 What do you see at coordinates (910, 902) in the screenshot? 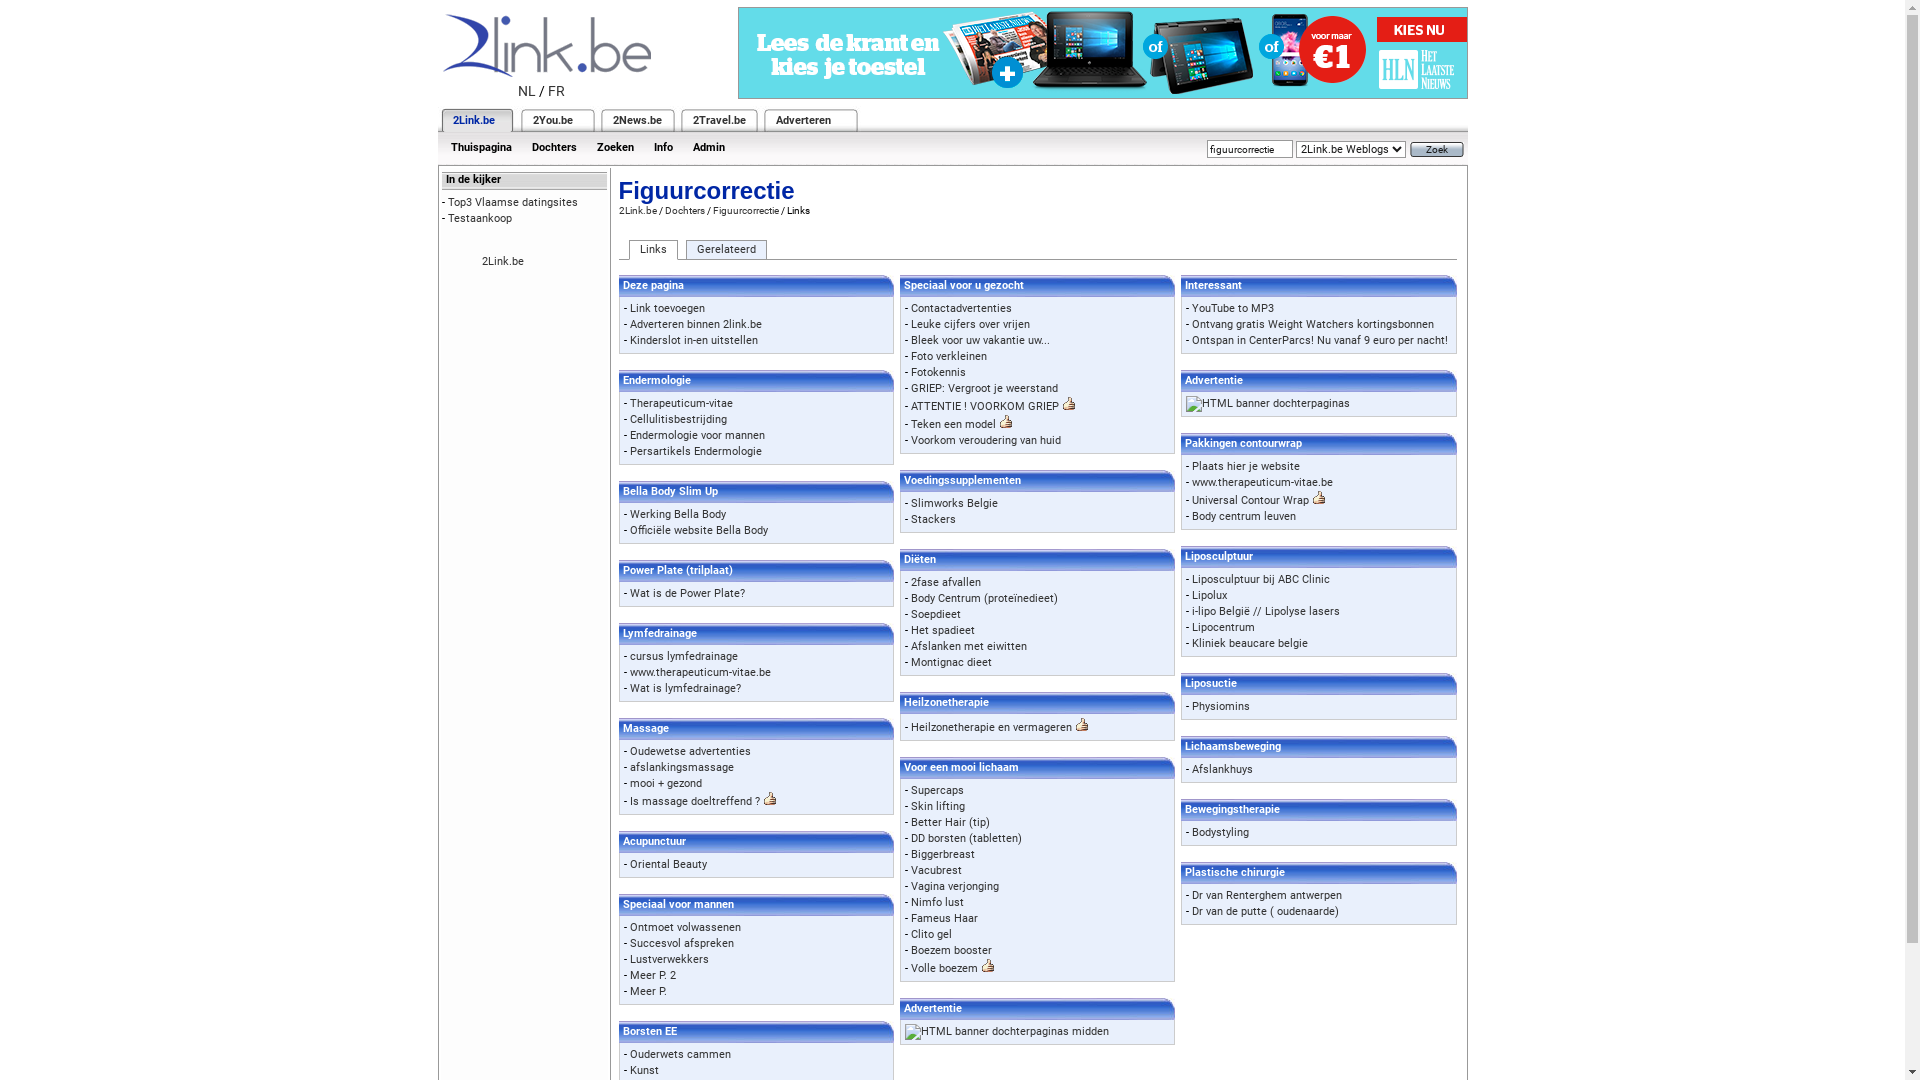
I see `'Nimfo lust'` at bounding box center [910, 902].